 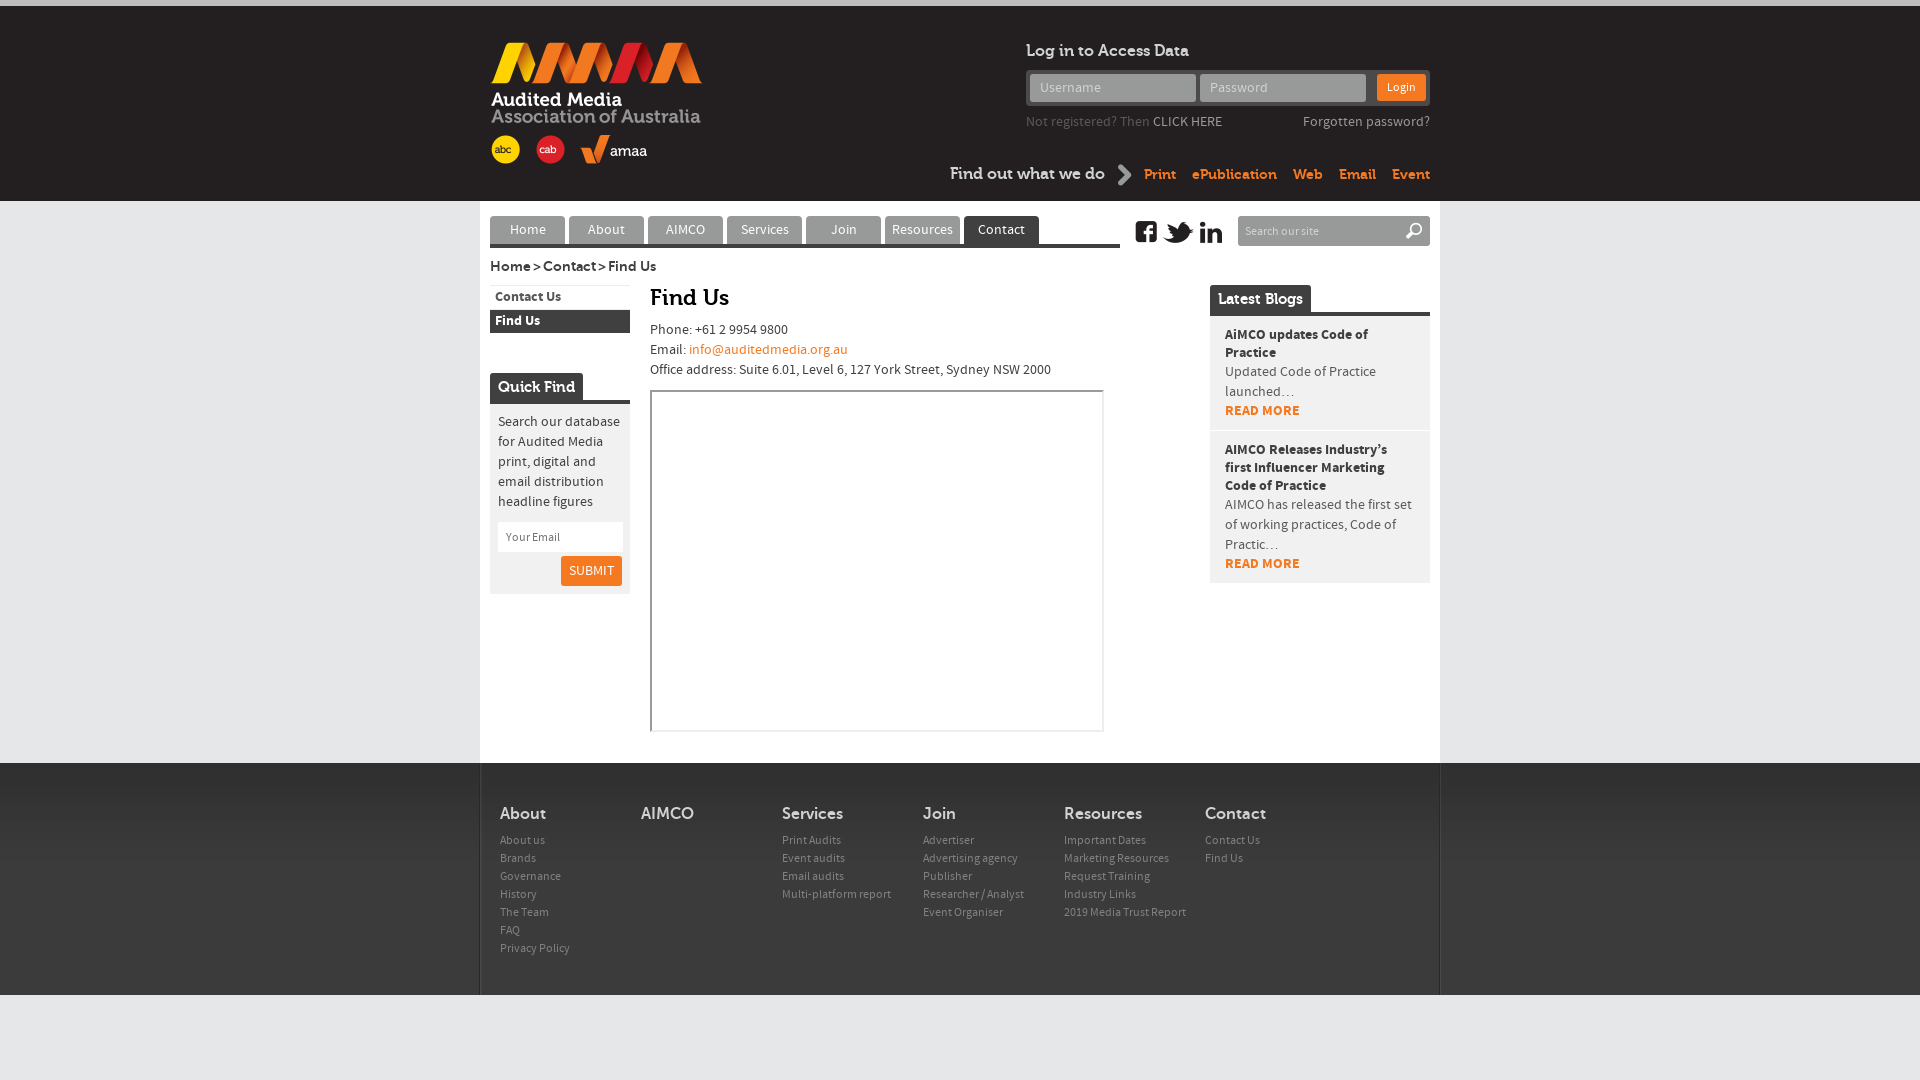 I want to click on 'Important Dates', so click(x=1103, y=840).